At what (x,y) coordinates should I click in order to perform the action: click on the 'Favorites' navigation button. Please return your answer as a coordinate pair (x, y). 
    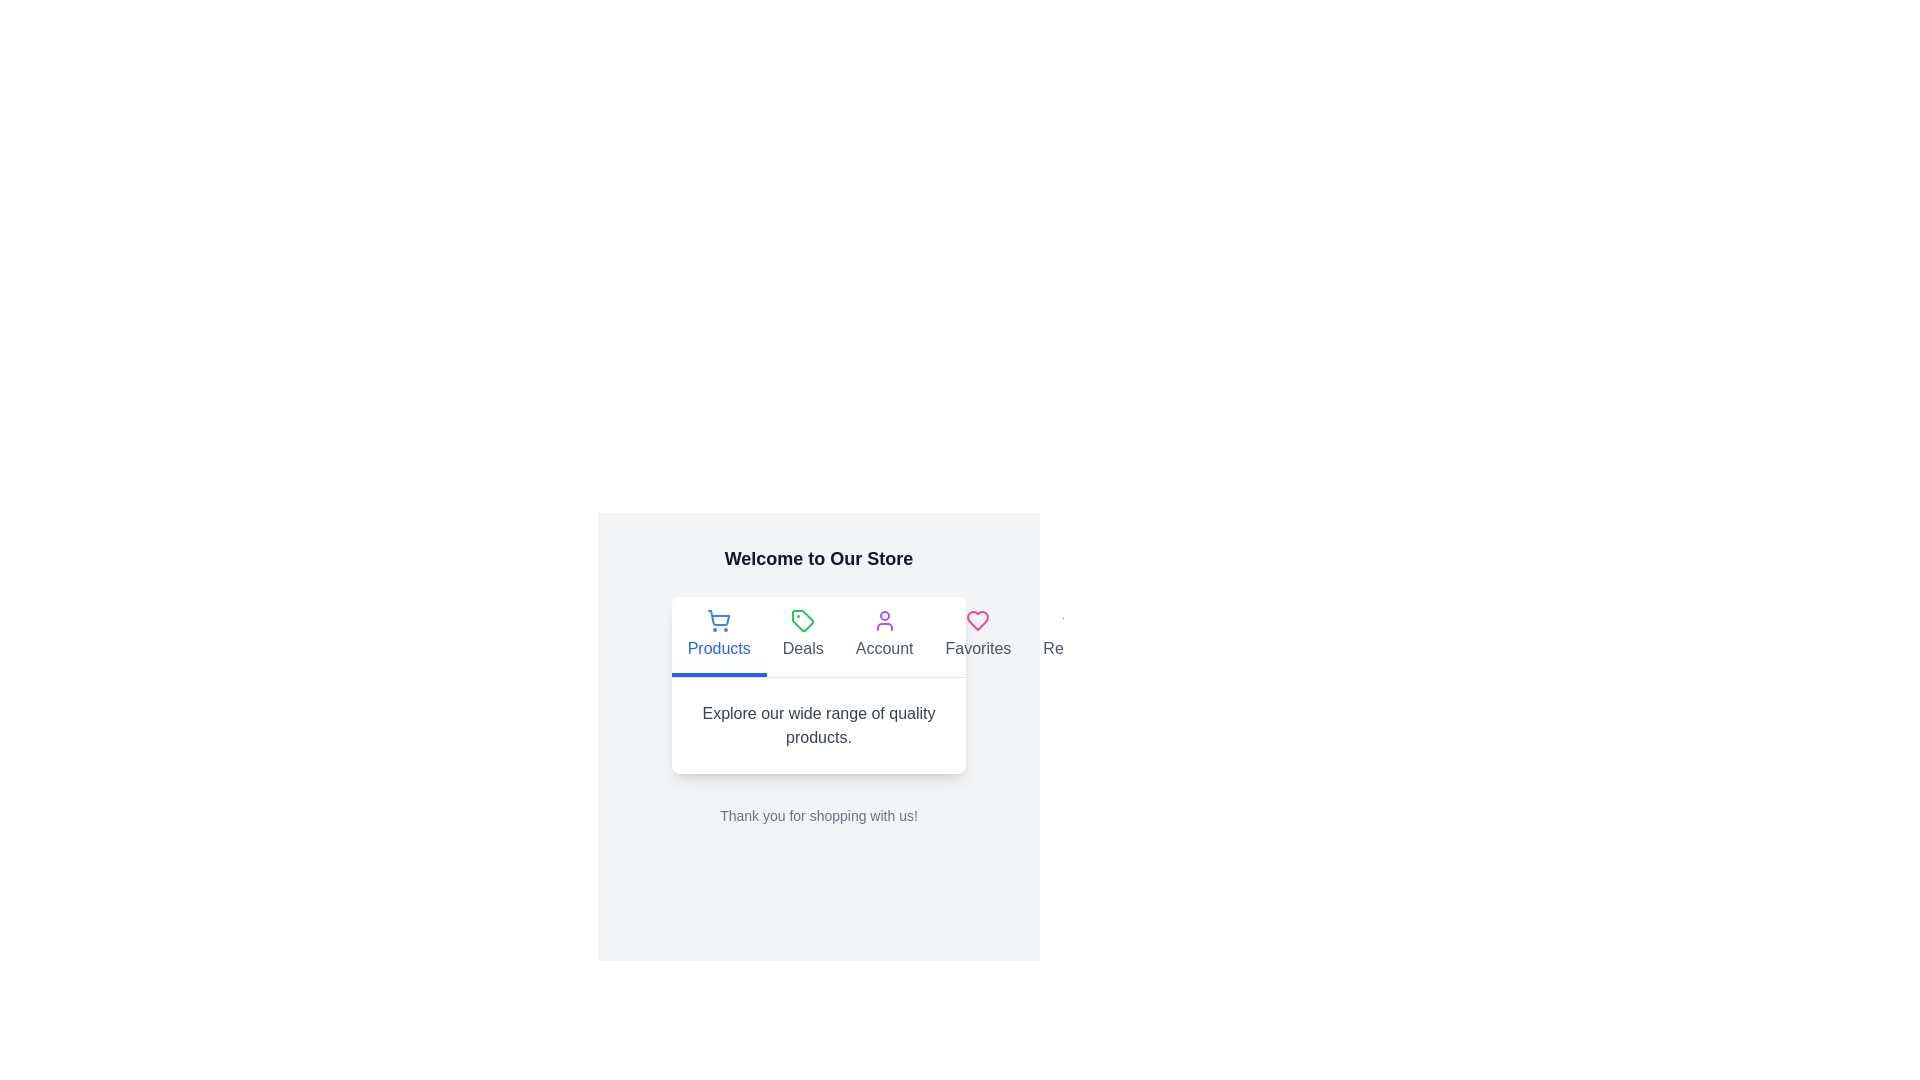
    Looking at the image, I should click on (978, 636).